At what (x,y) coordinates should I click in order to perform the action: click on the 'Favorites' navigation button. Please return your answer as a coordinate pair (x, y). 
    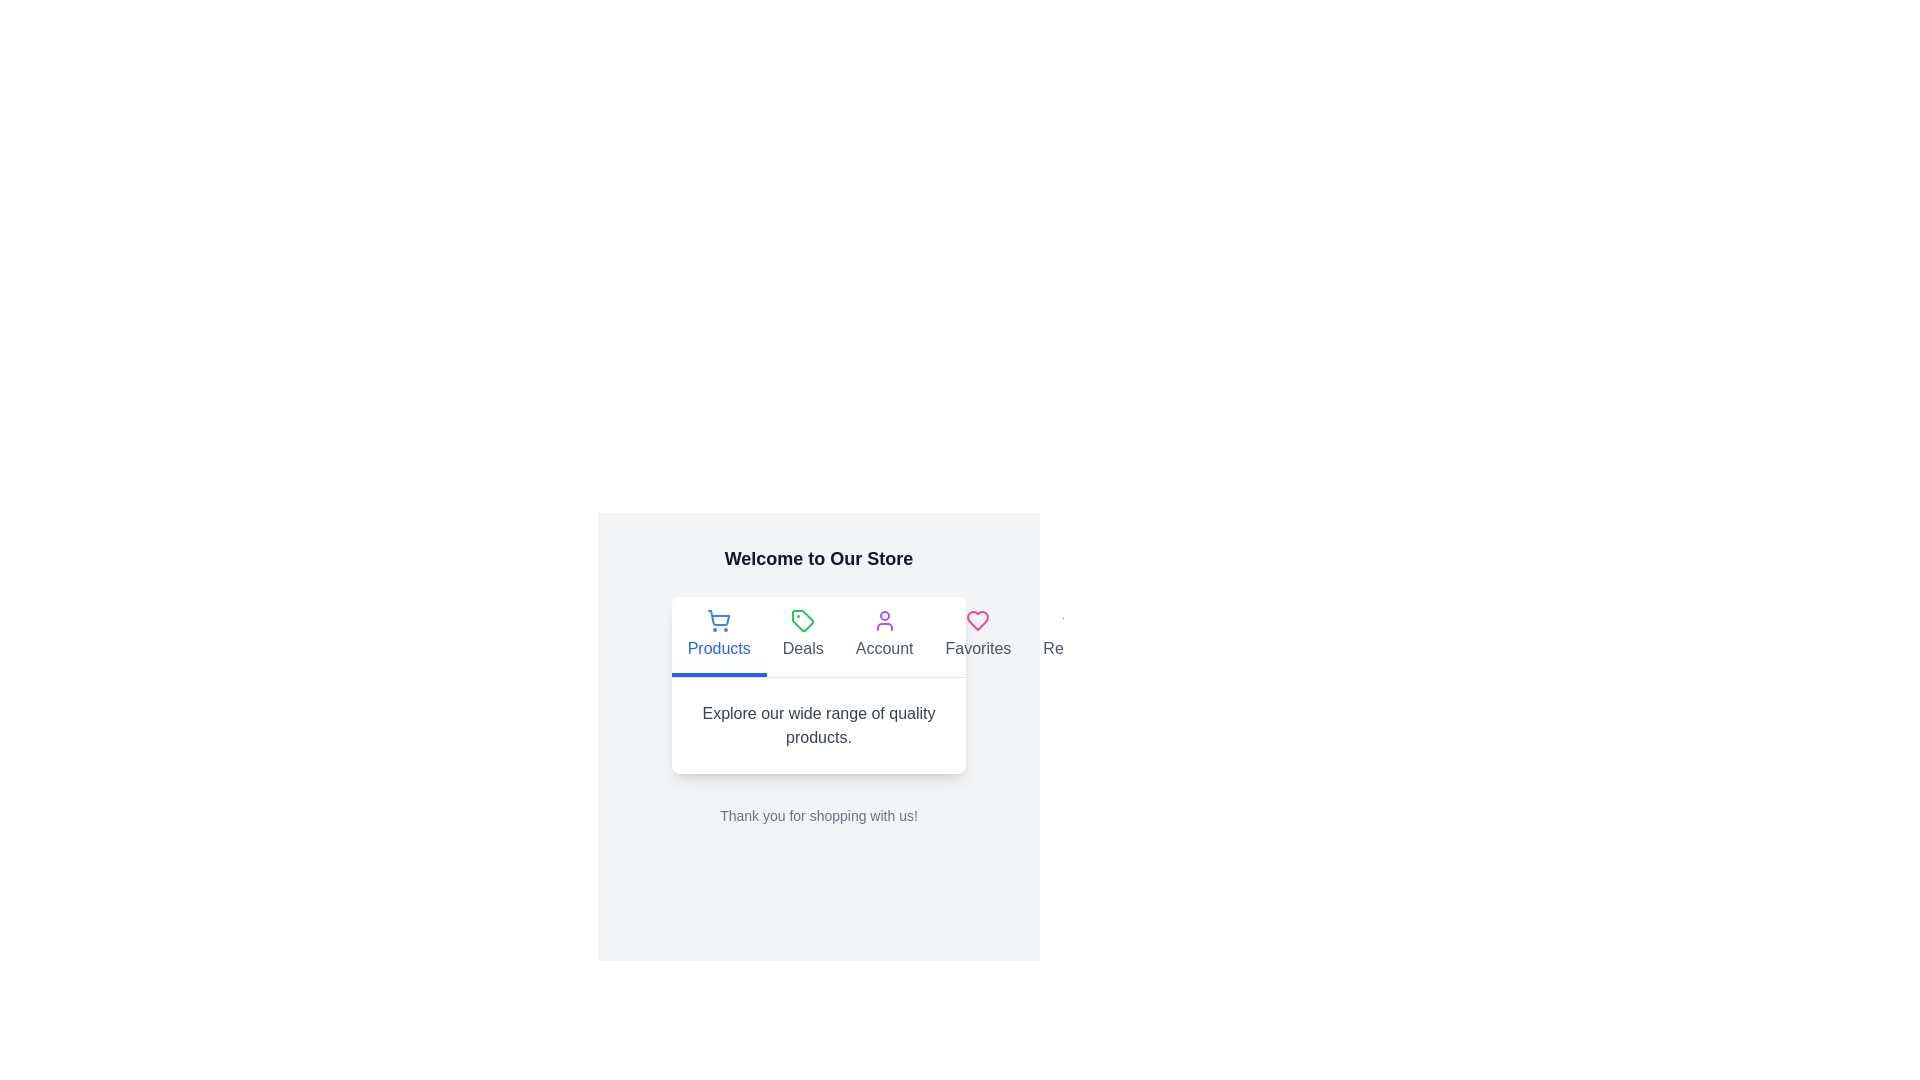
    Looking at the image, I should click on (978, 636).